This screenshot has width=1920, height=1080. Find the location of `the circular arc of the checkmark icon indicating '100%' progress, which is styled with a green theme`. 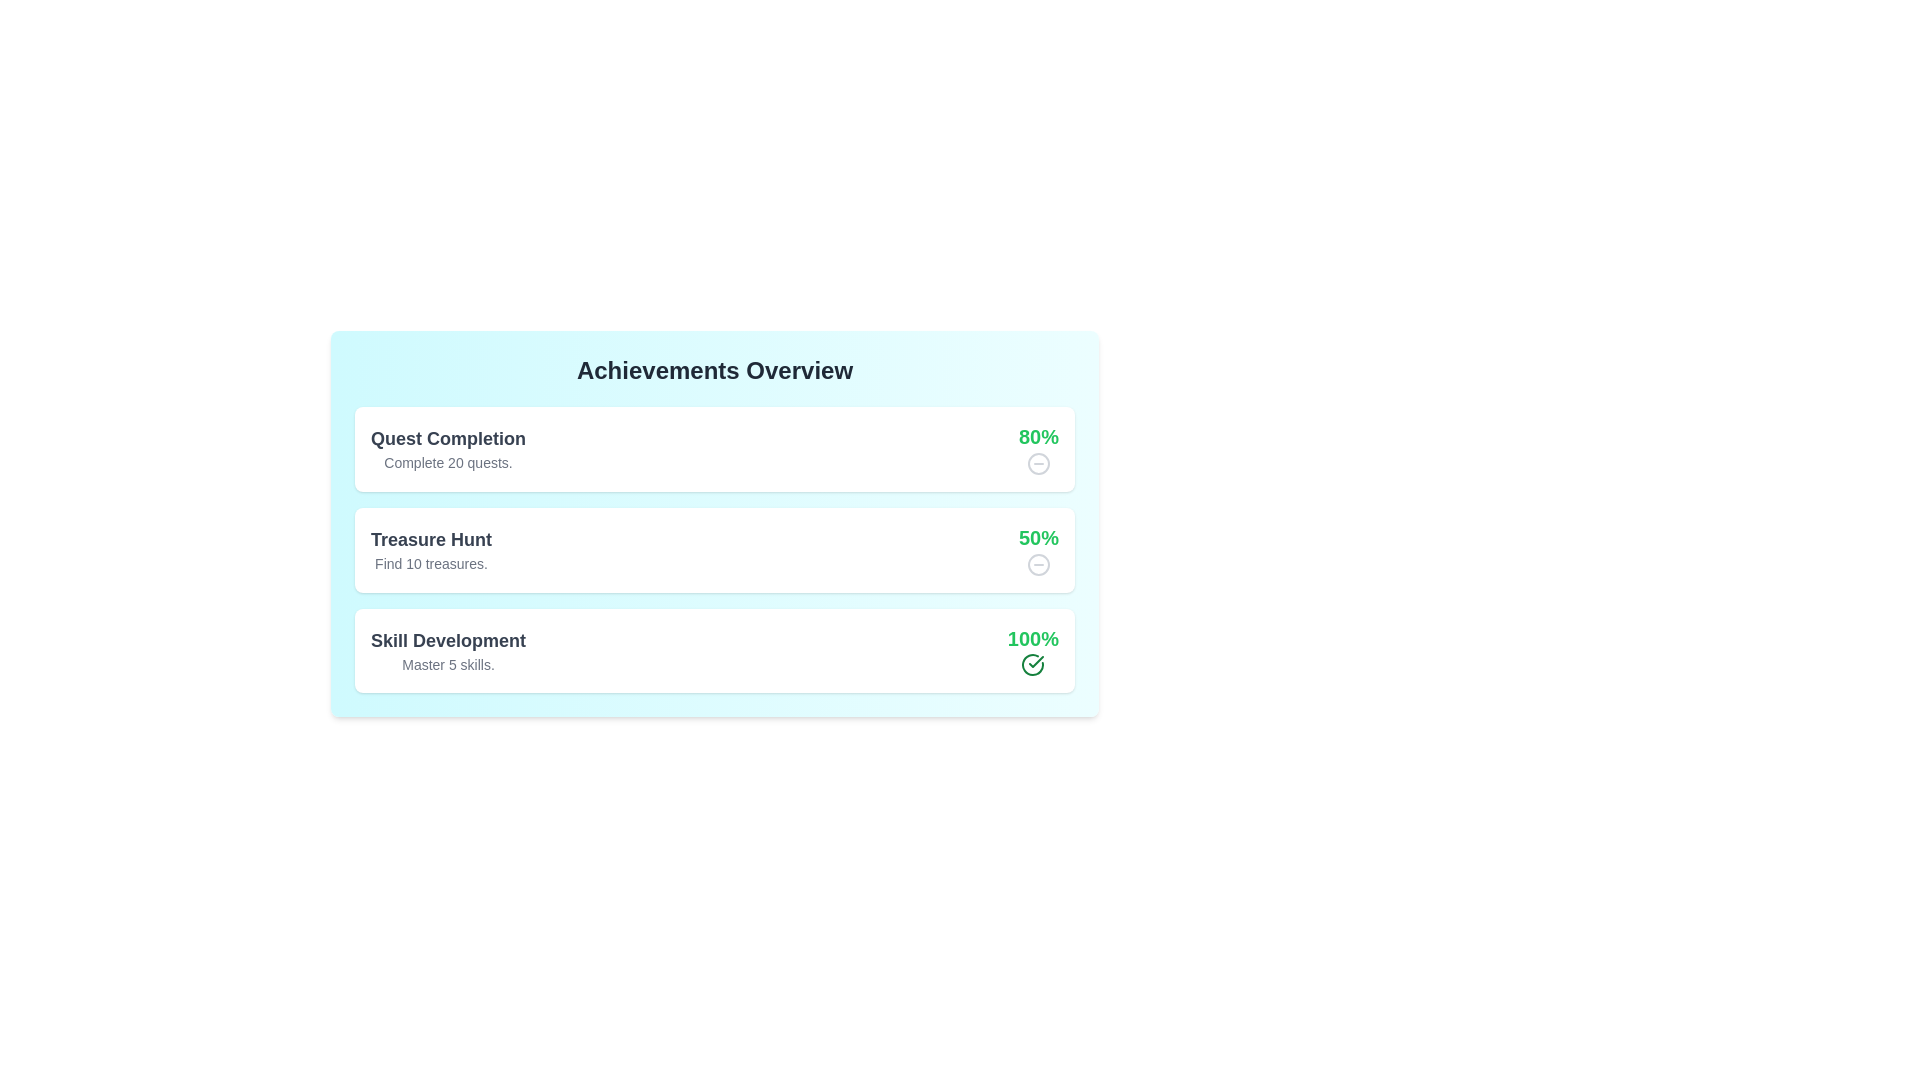

the circular arc of the checkmark icon indicating '100%' progress, which is styled with a green theme is located at coordinates (1033, 665).